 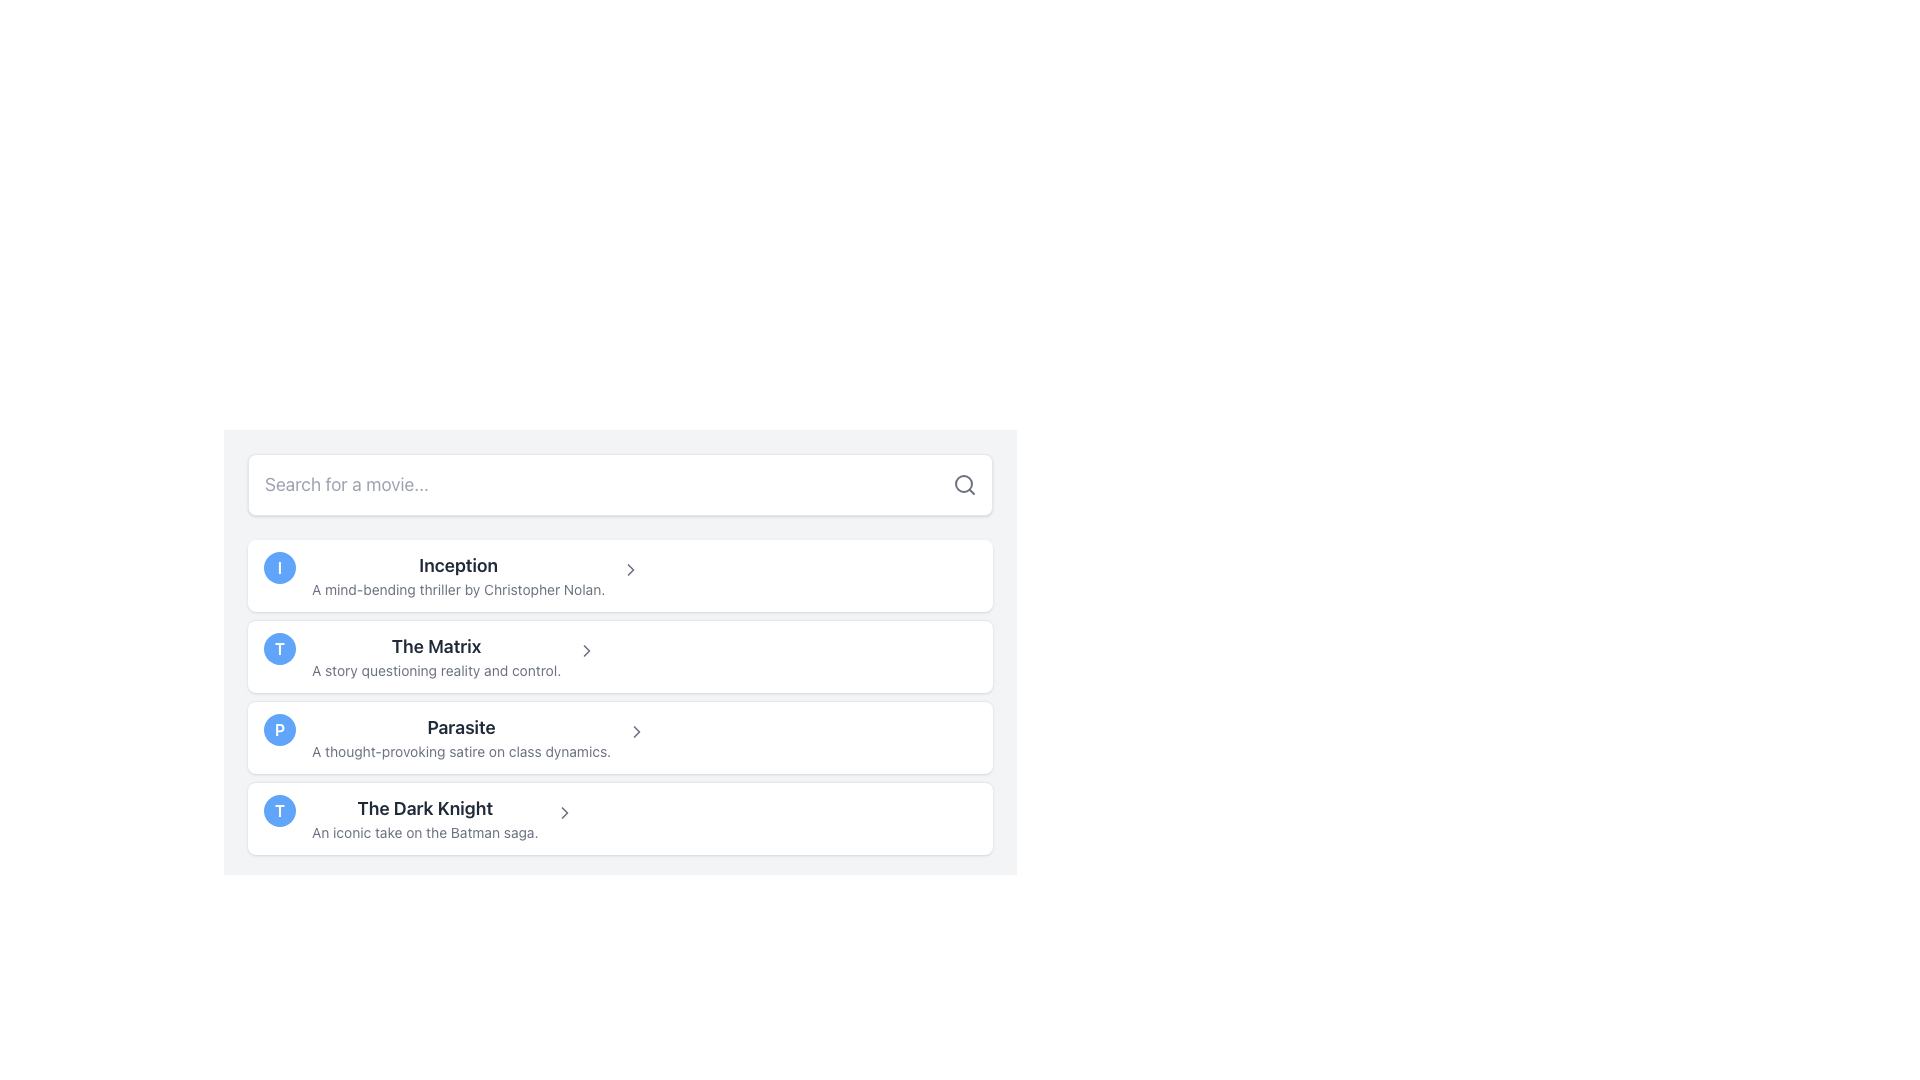 What do you see at coordinates (456, 575) in the screenshot?
I see `the list item titled 'Inception', which features a bold title and a subtitle in a white rectangular box` at bounding box center [456, 575].